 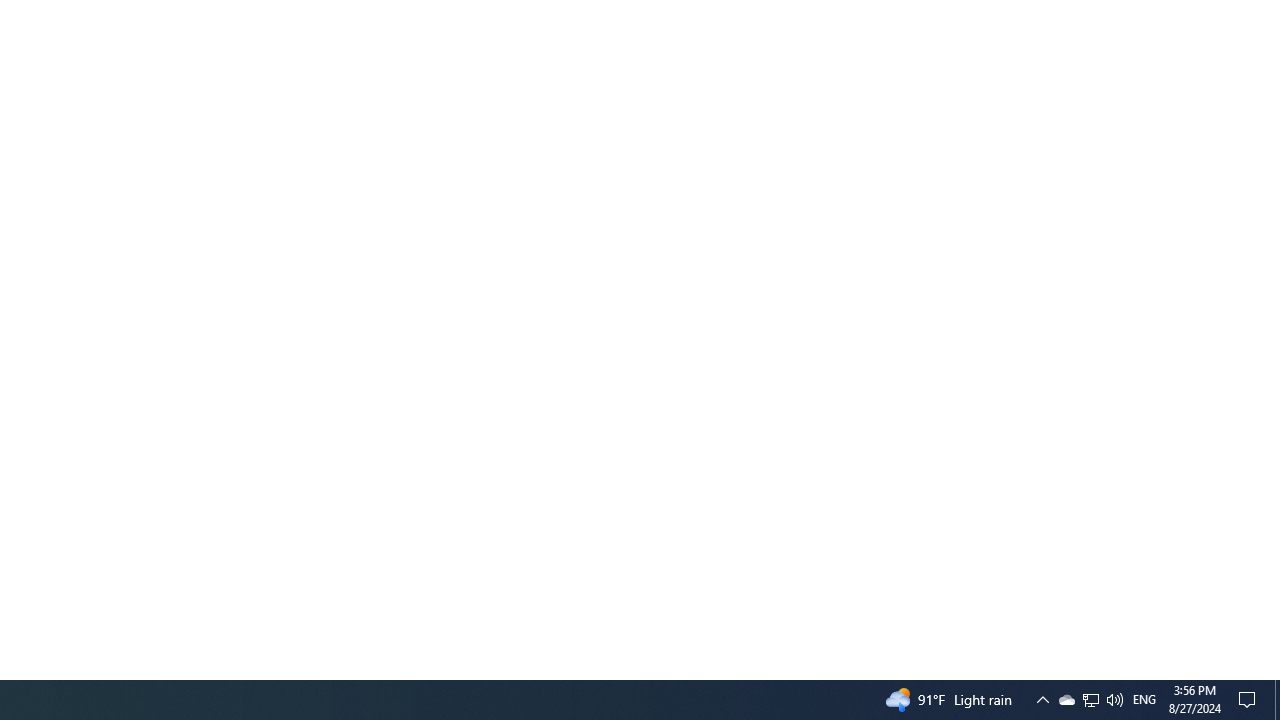 What do you see at coordinates (1089, 698) in the screenshot?
I see `'Tray Input Indicator - English (United States)'` at bounding box center [1089, 698].